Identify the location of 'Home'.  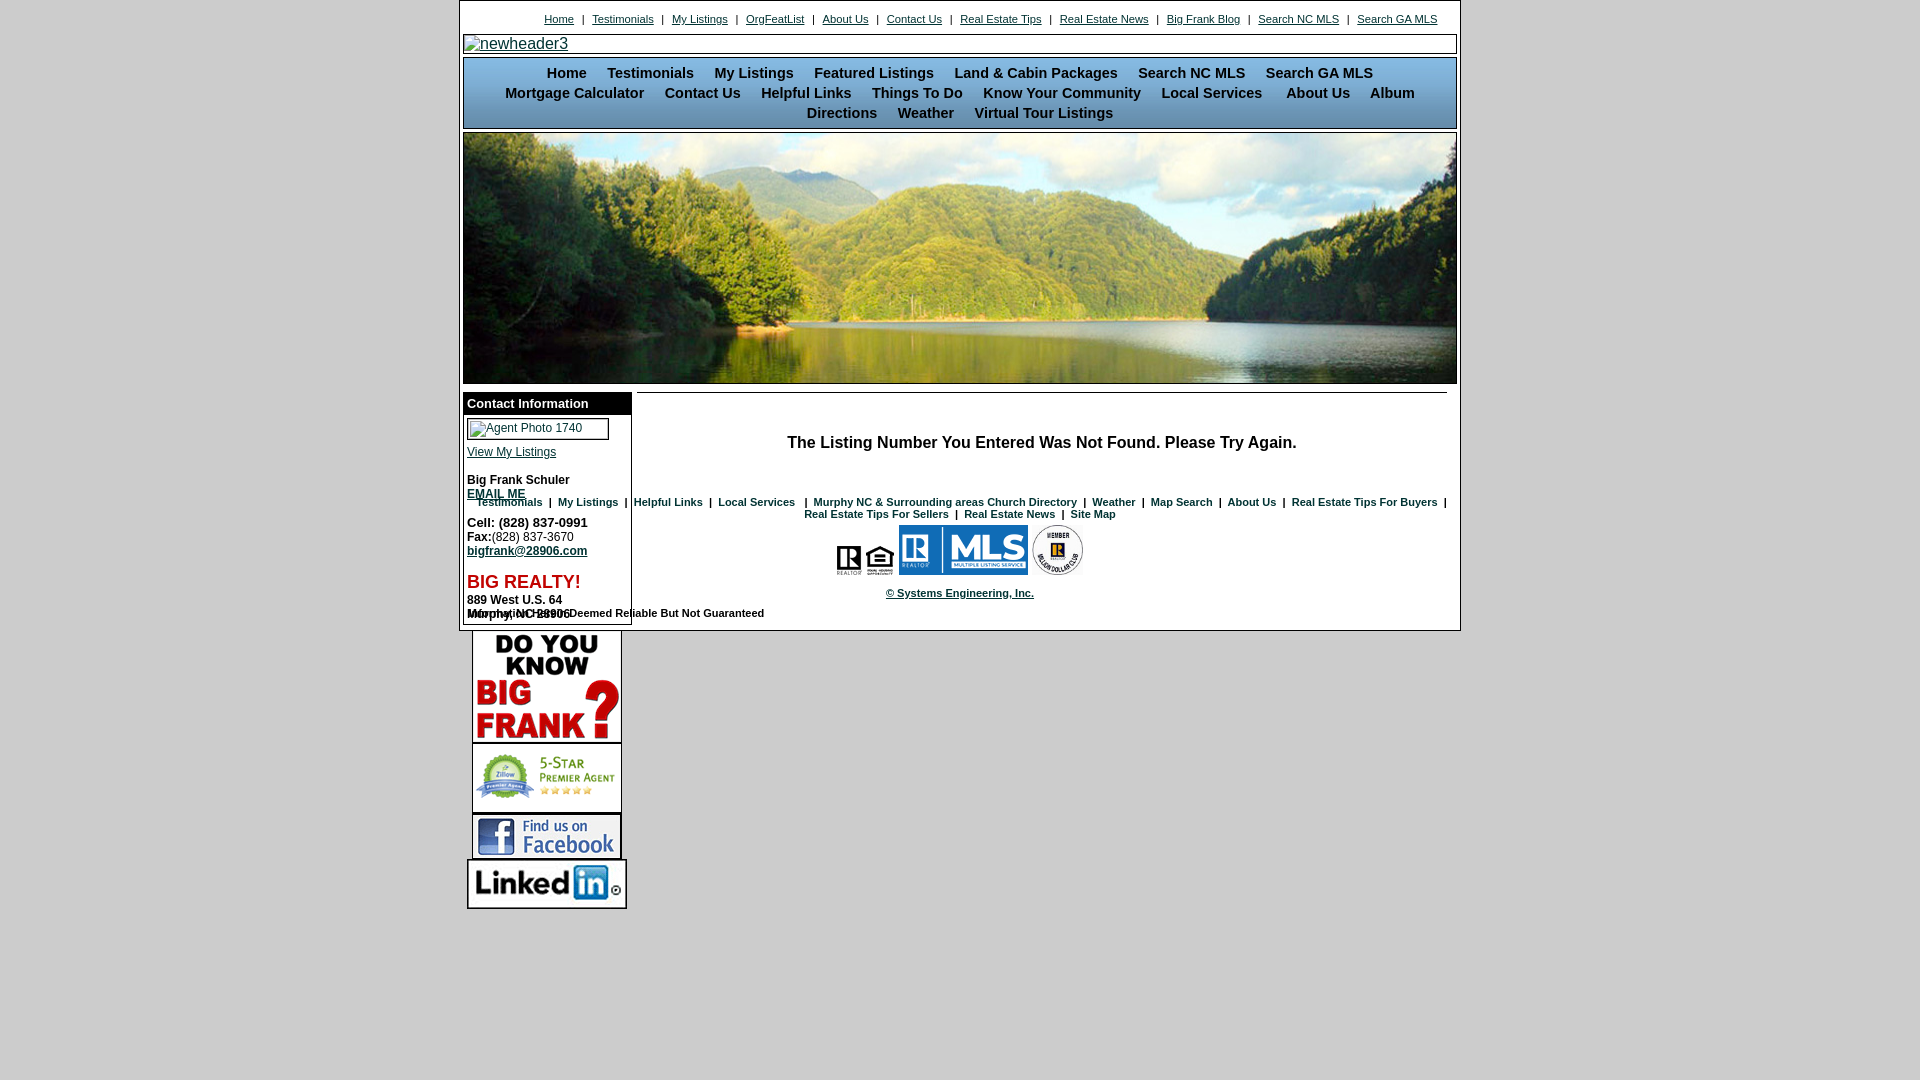
(565, 72).